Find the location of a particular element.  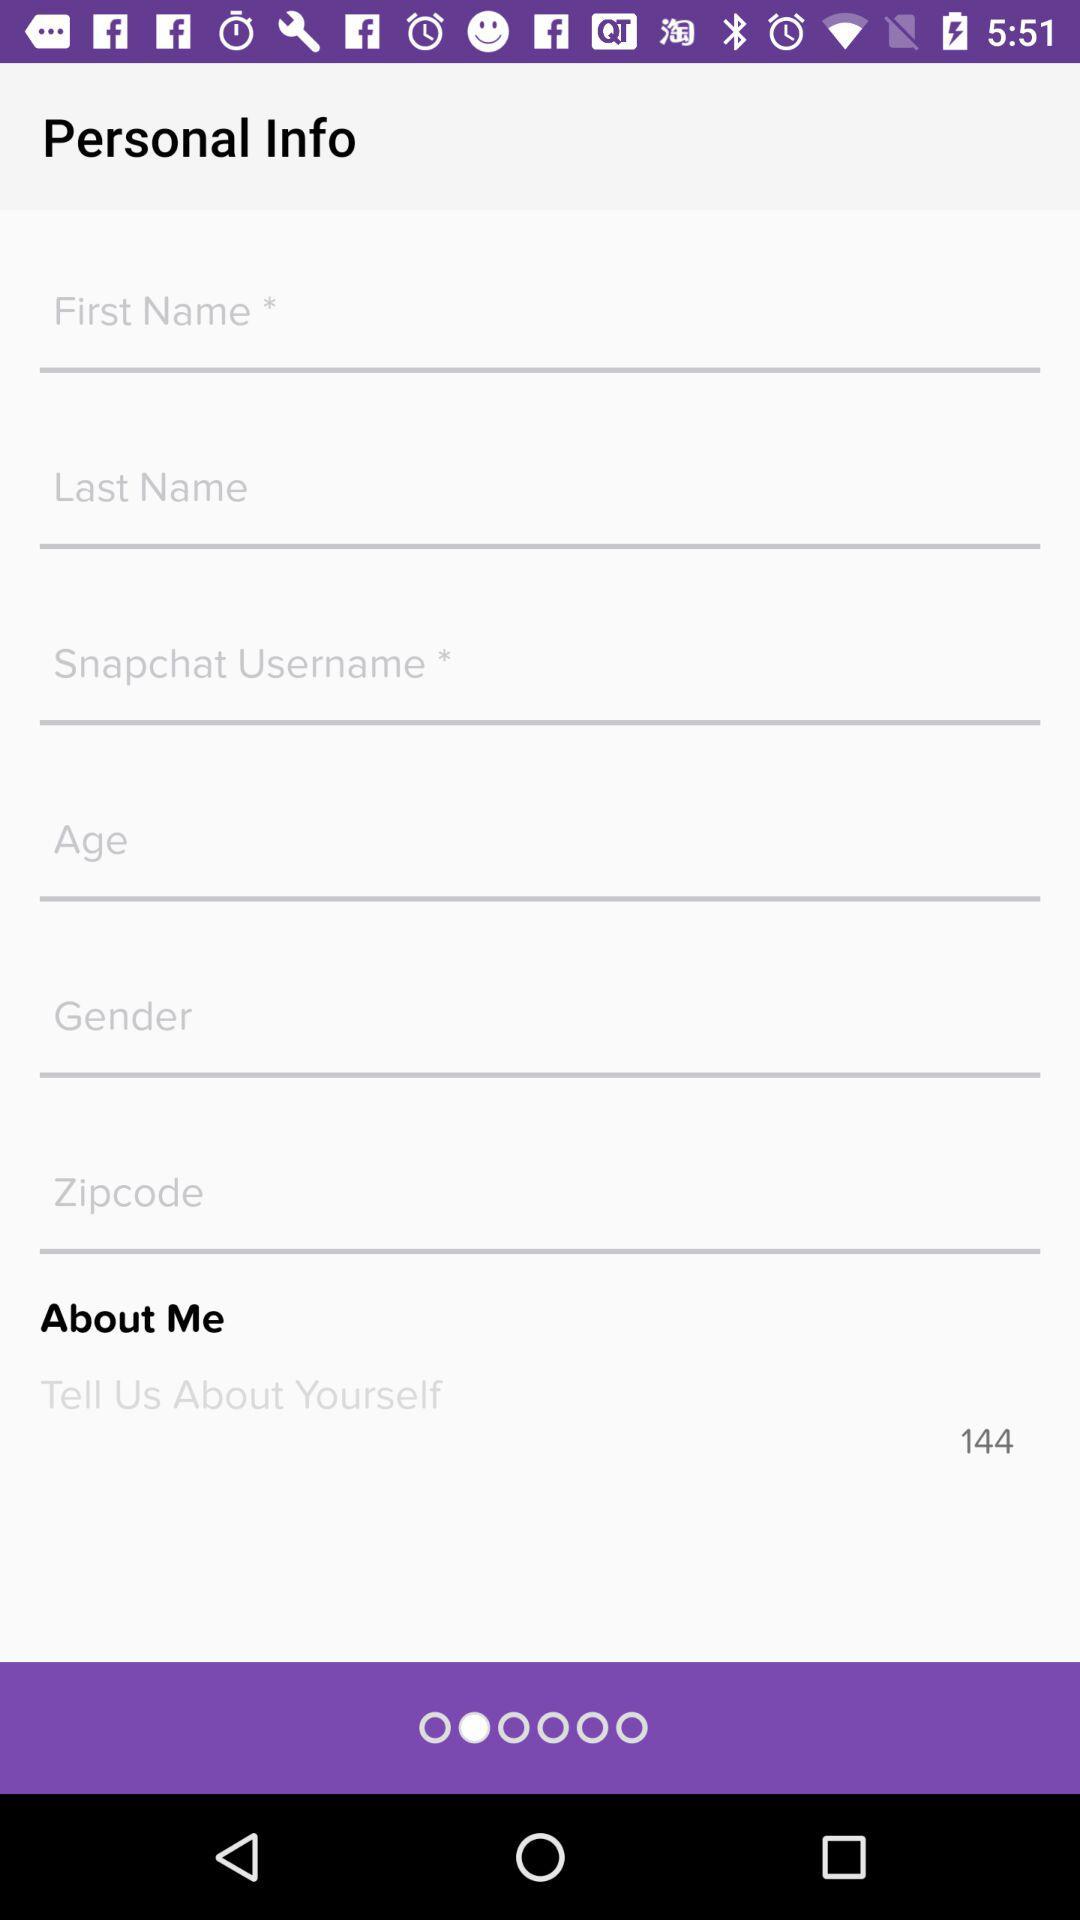

name field is located at coordinates (540, 475).